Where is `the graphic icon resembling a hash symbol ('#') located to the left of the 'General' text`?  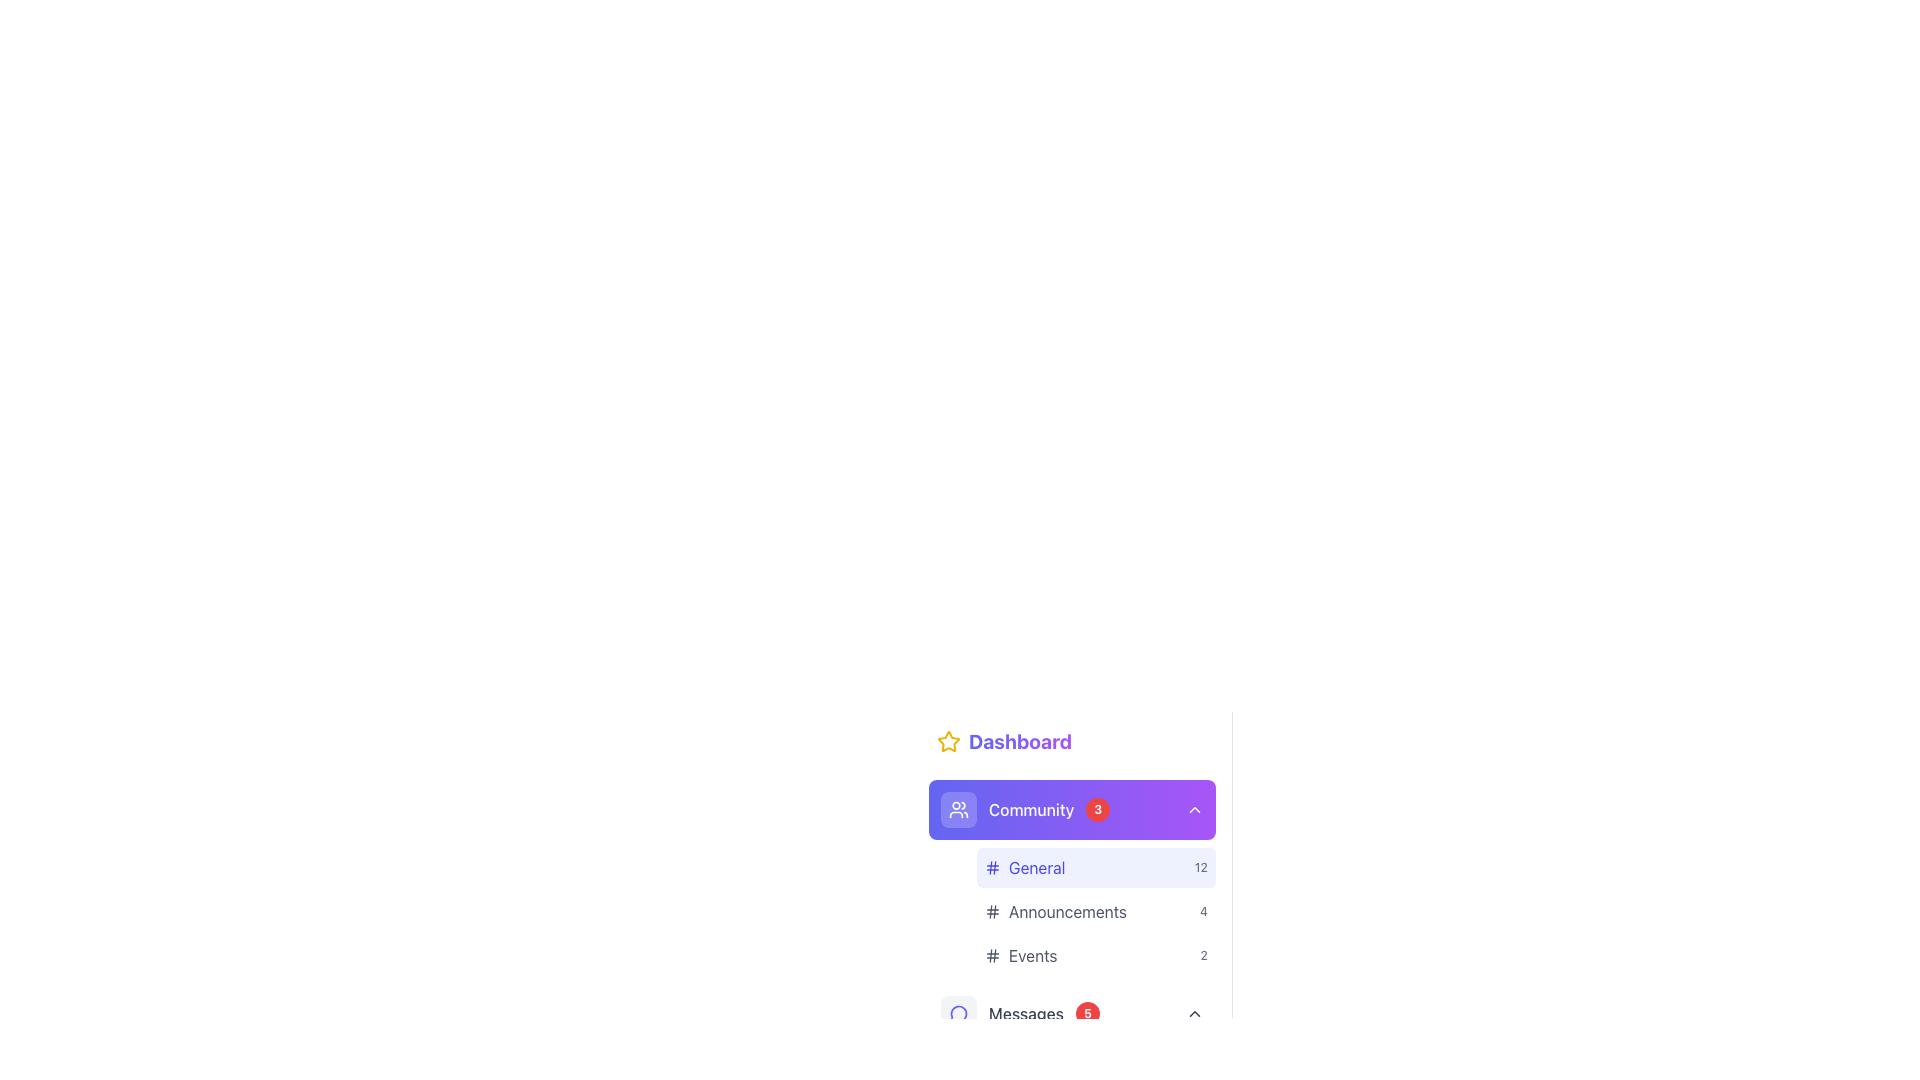 the graphic icon resembling a hash symbol ('#') located to the left of the 'General' text is located at coordinates (993, 866).